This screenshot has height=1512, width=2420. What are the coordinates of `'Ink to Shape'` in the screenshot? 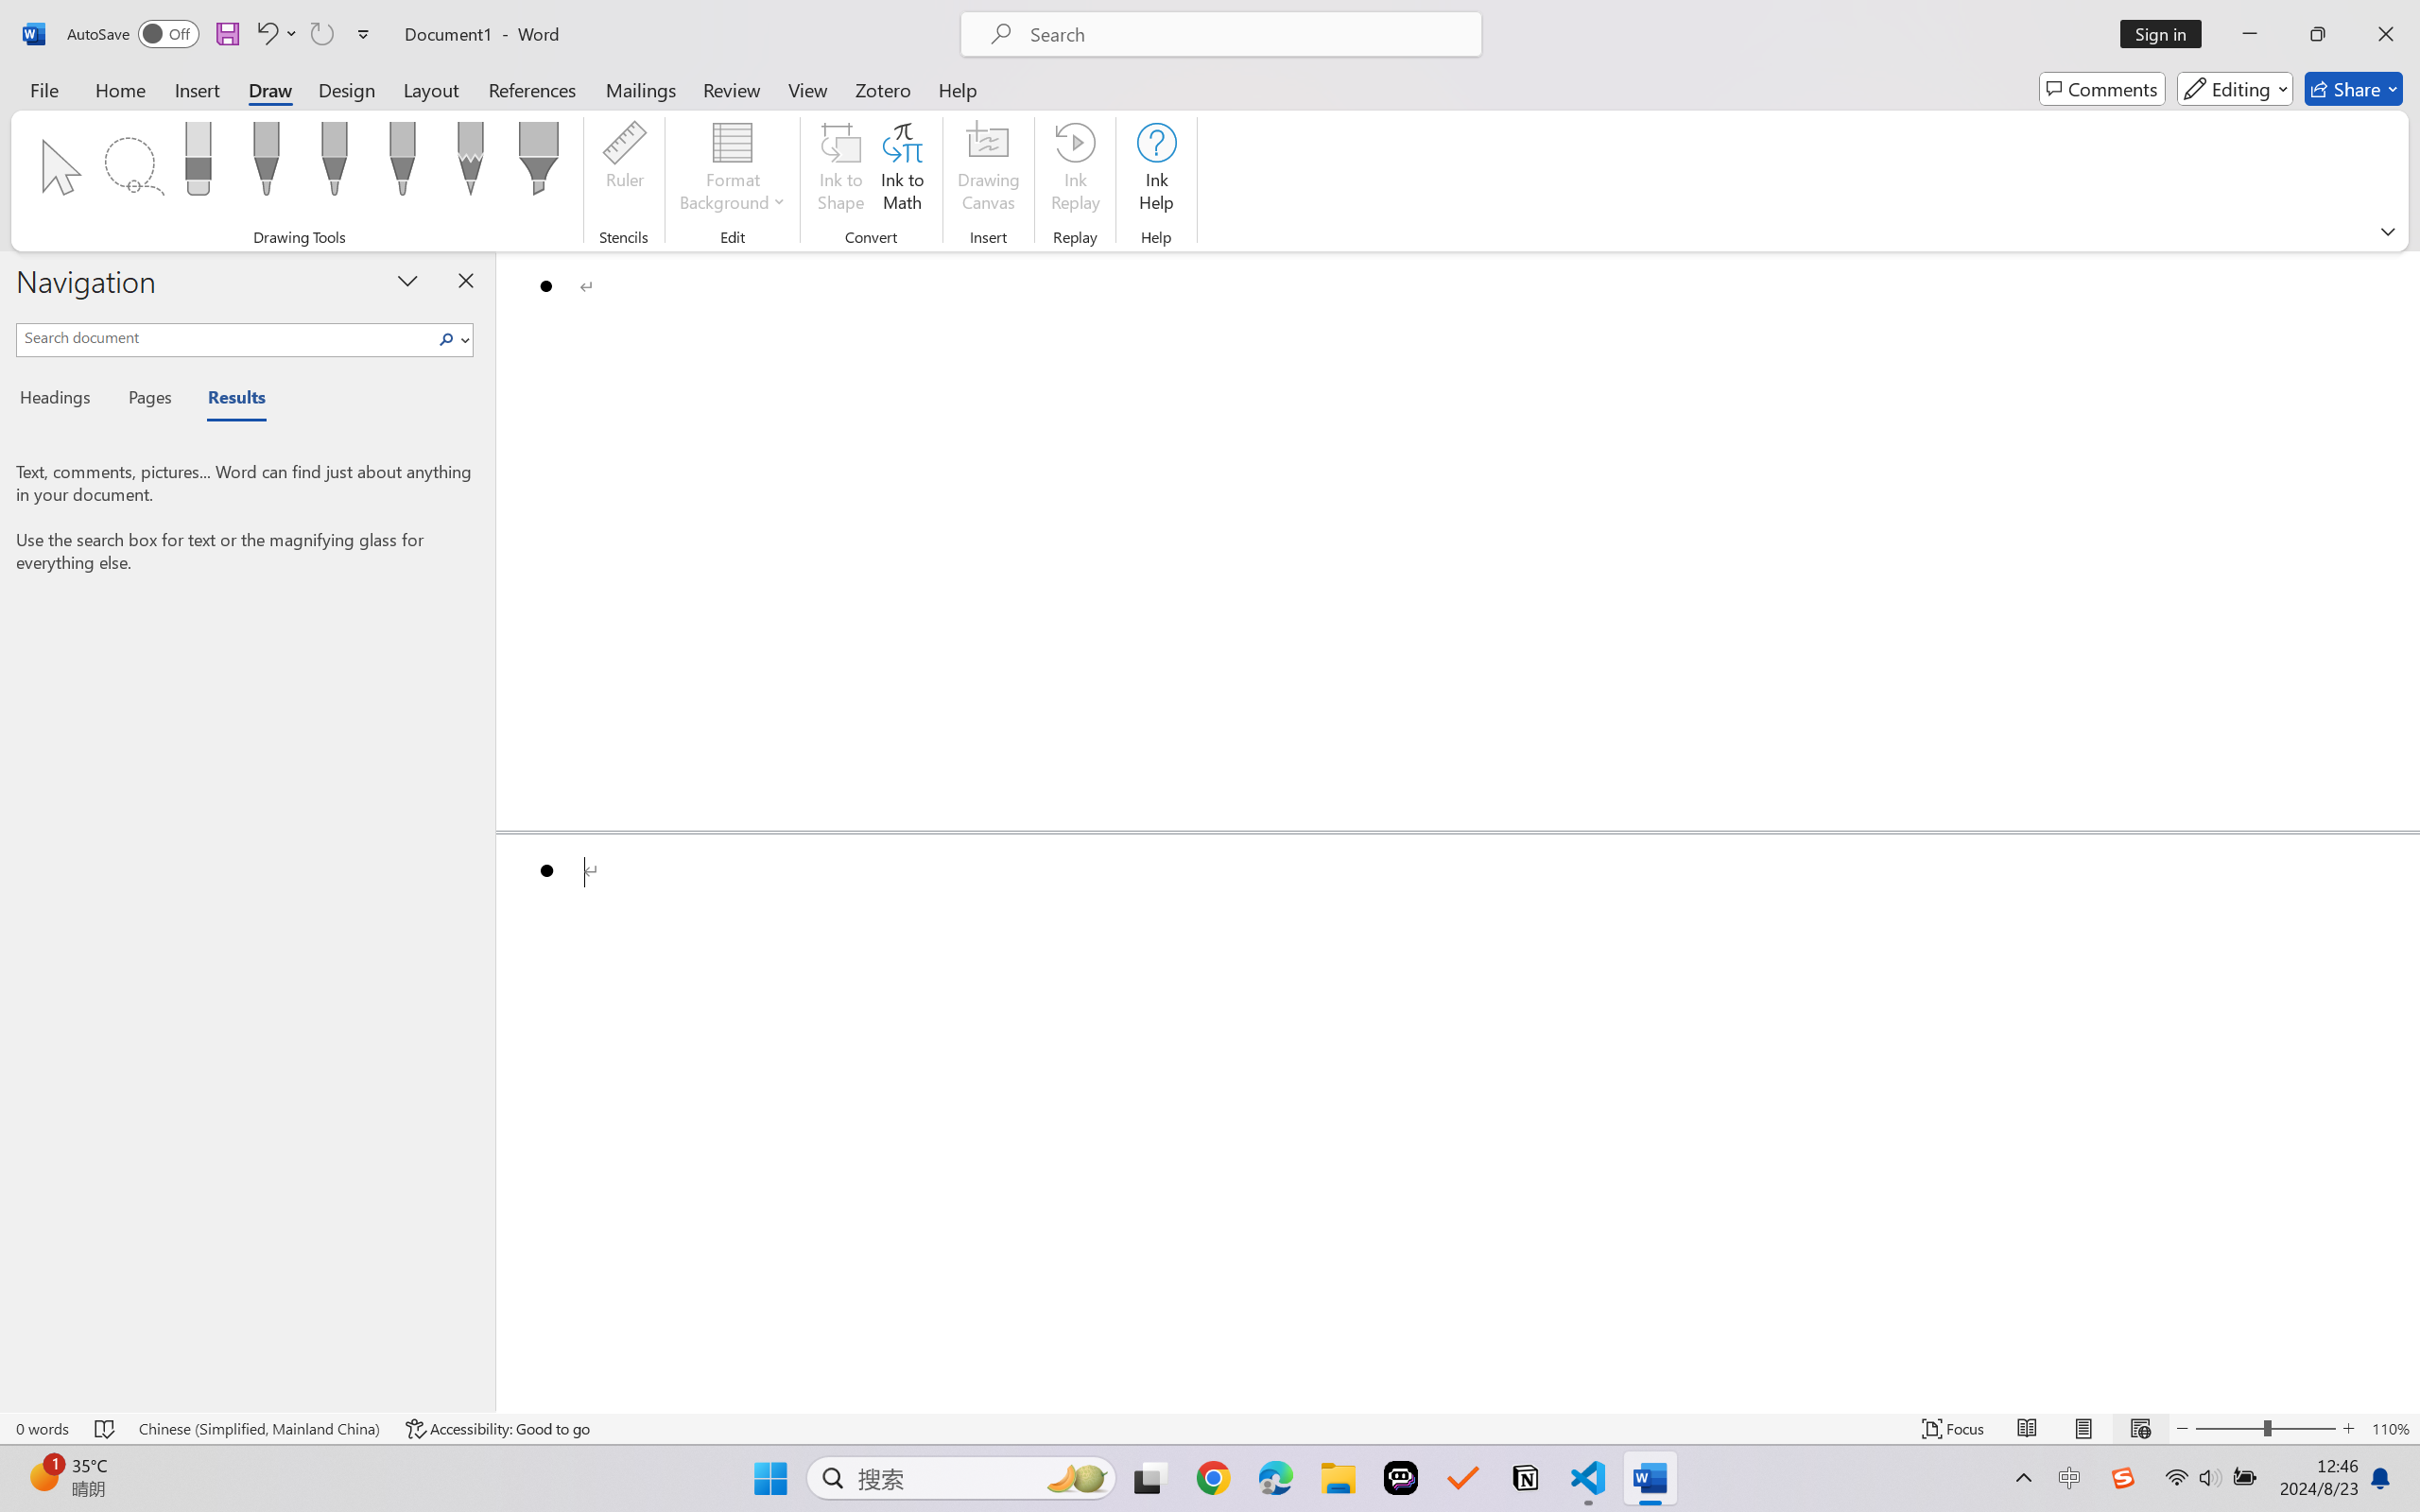 It's located at (840, 170).